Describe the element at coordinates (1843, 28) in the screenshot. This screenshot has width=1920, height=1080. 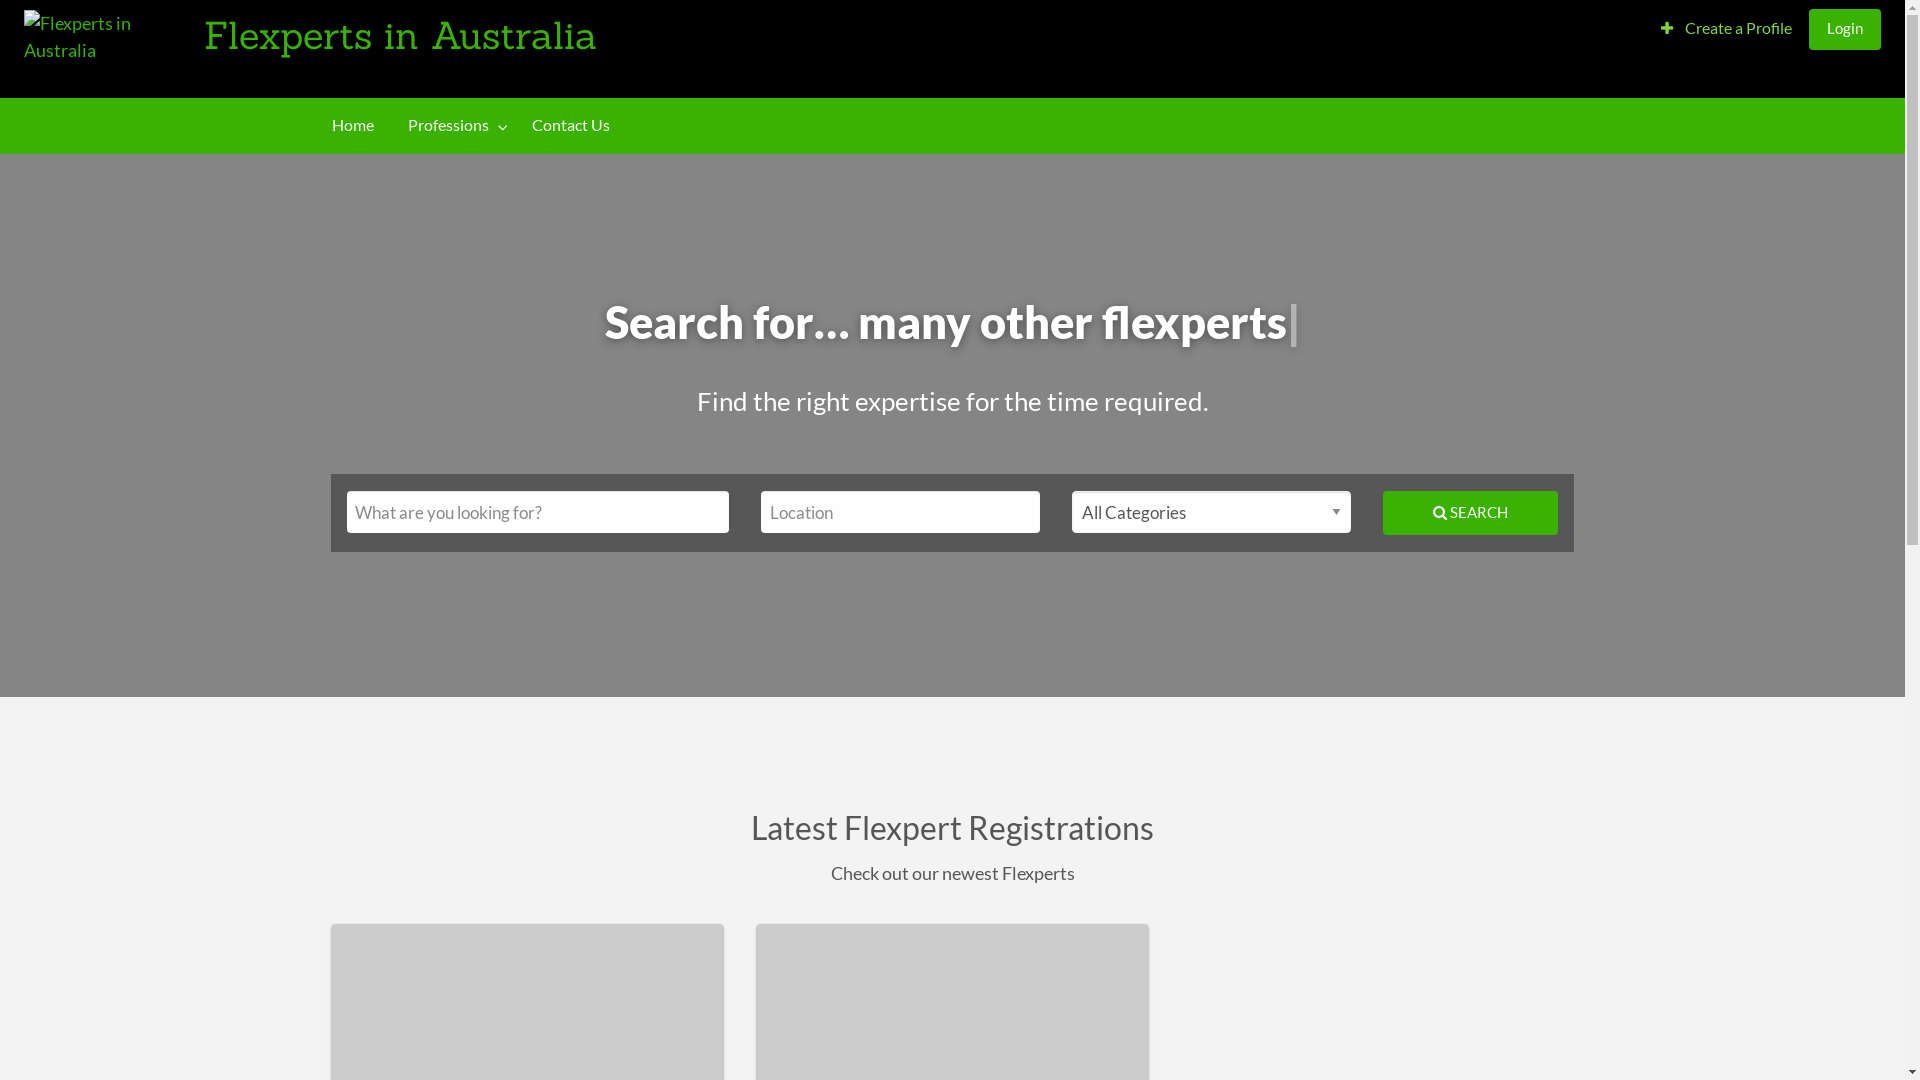
I see `'Login'` at that location.